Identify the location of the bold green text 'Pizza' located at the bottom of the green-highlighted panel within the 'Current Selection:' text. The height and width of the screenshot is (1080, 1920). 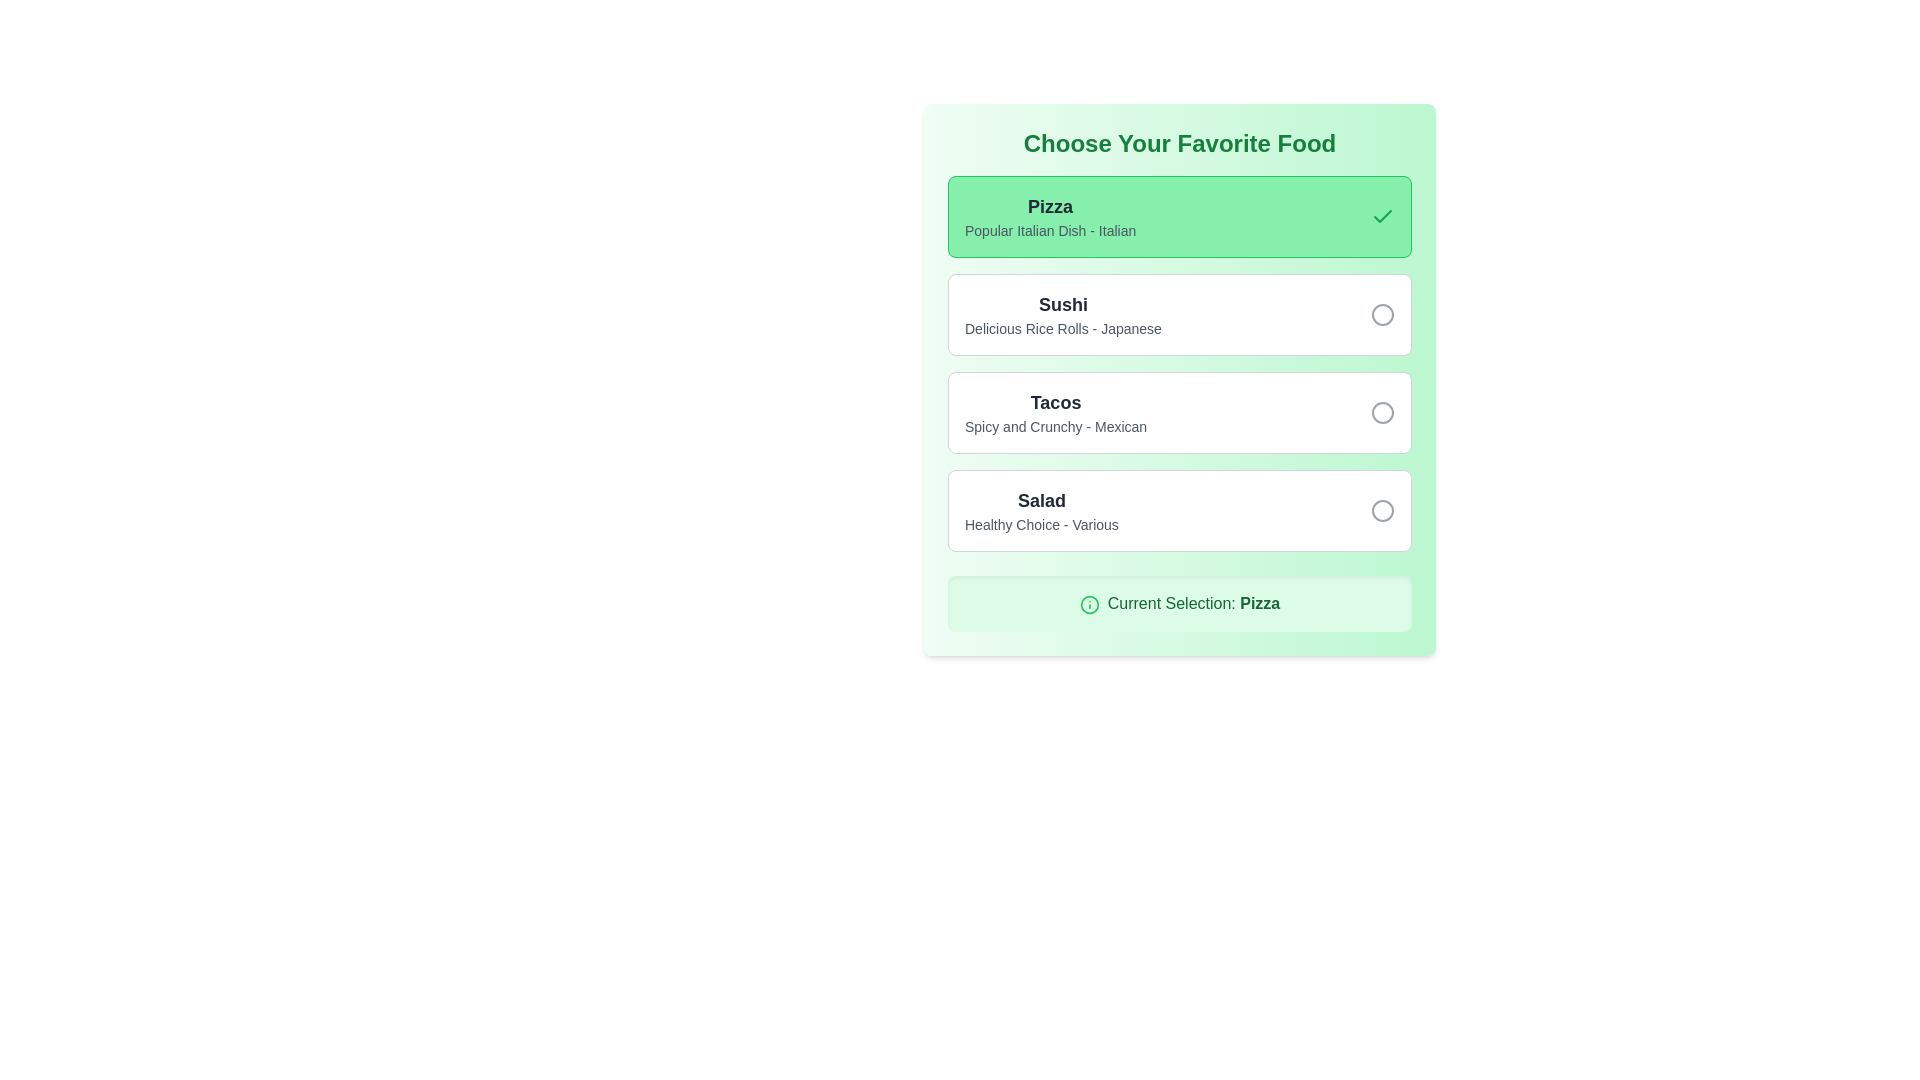
(1259, 602).